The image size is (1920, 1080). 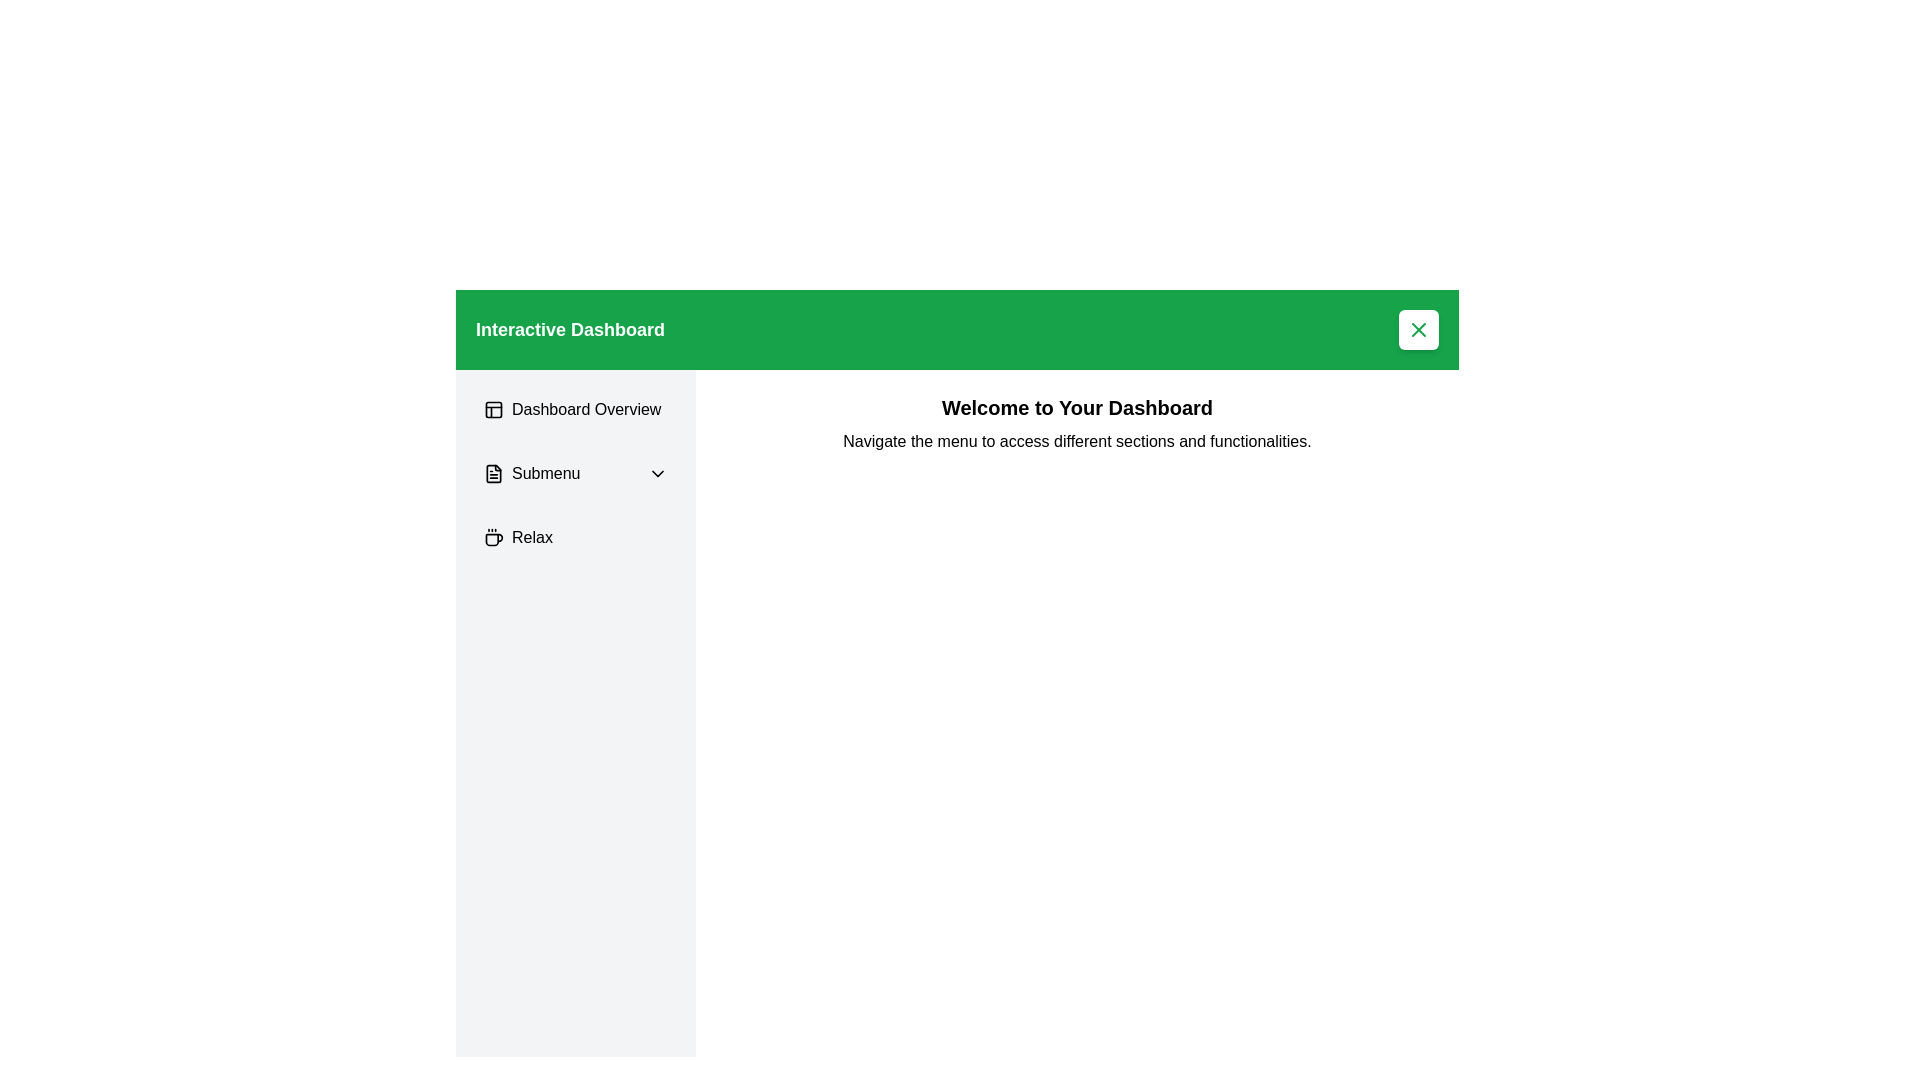 I want to click on the small square button with a green 'X' symbol located at the top-right corner of the green header bar next to 'Interactive Dashboard', so click(x=1418, y=329).